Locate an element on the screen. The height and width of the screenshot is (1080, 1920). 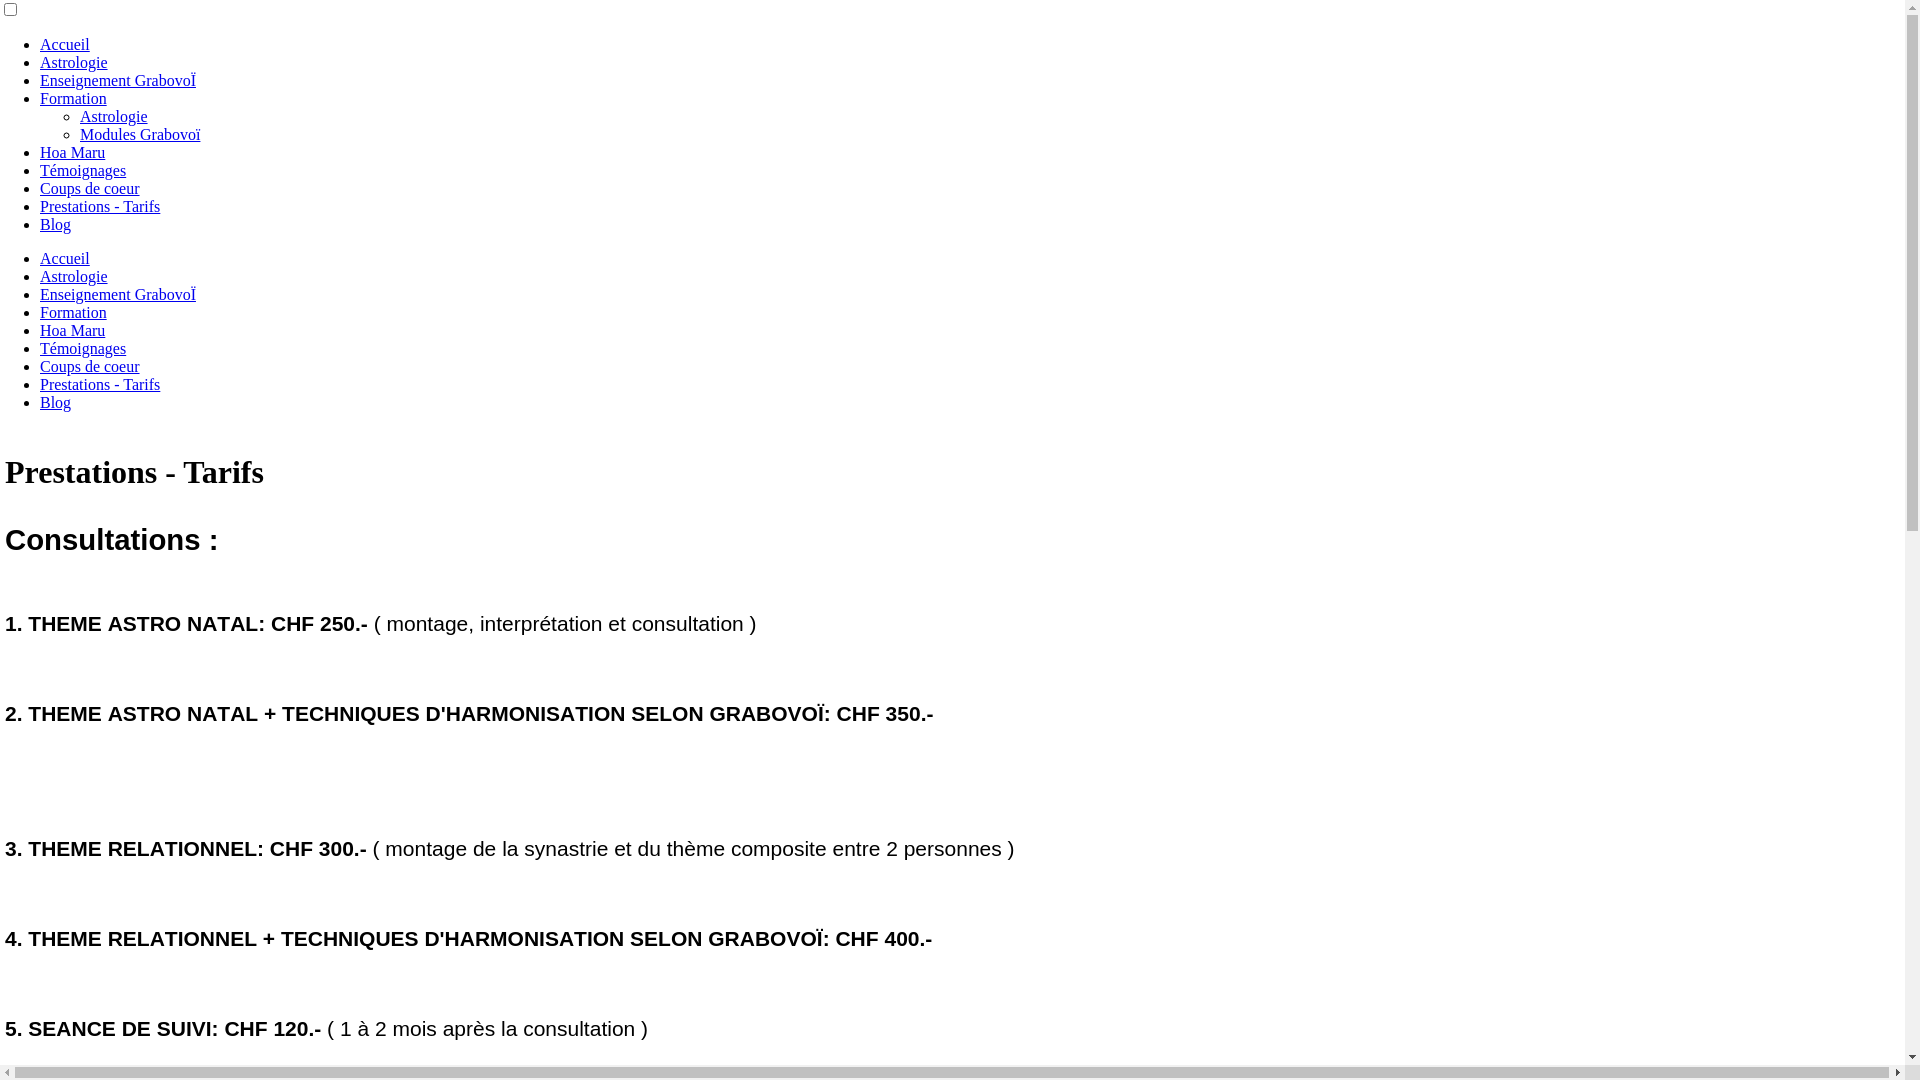
'Coups de coeur' is located at coordinates (39, 188).